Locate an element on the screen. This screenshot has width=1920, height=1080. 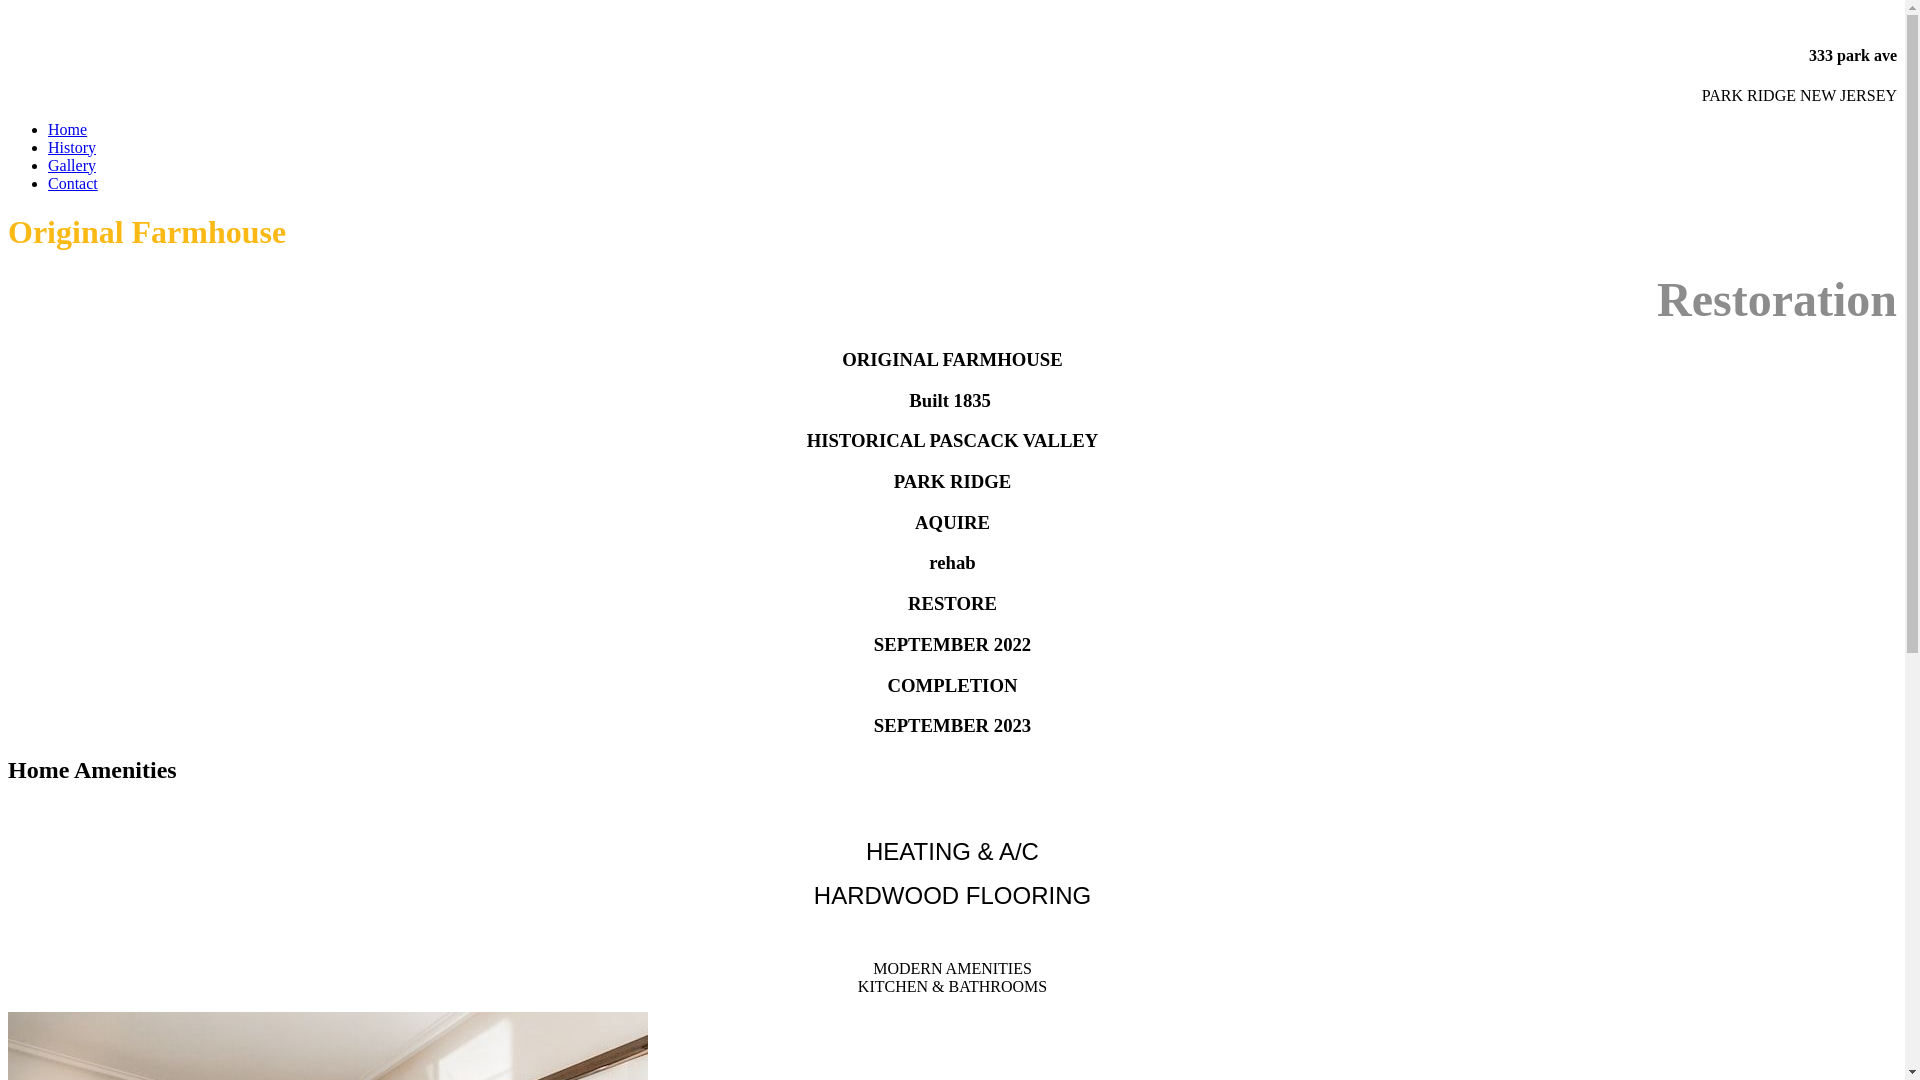
'Contact' is located at coordinates (72, 183).